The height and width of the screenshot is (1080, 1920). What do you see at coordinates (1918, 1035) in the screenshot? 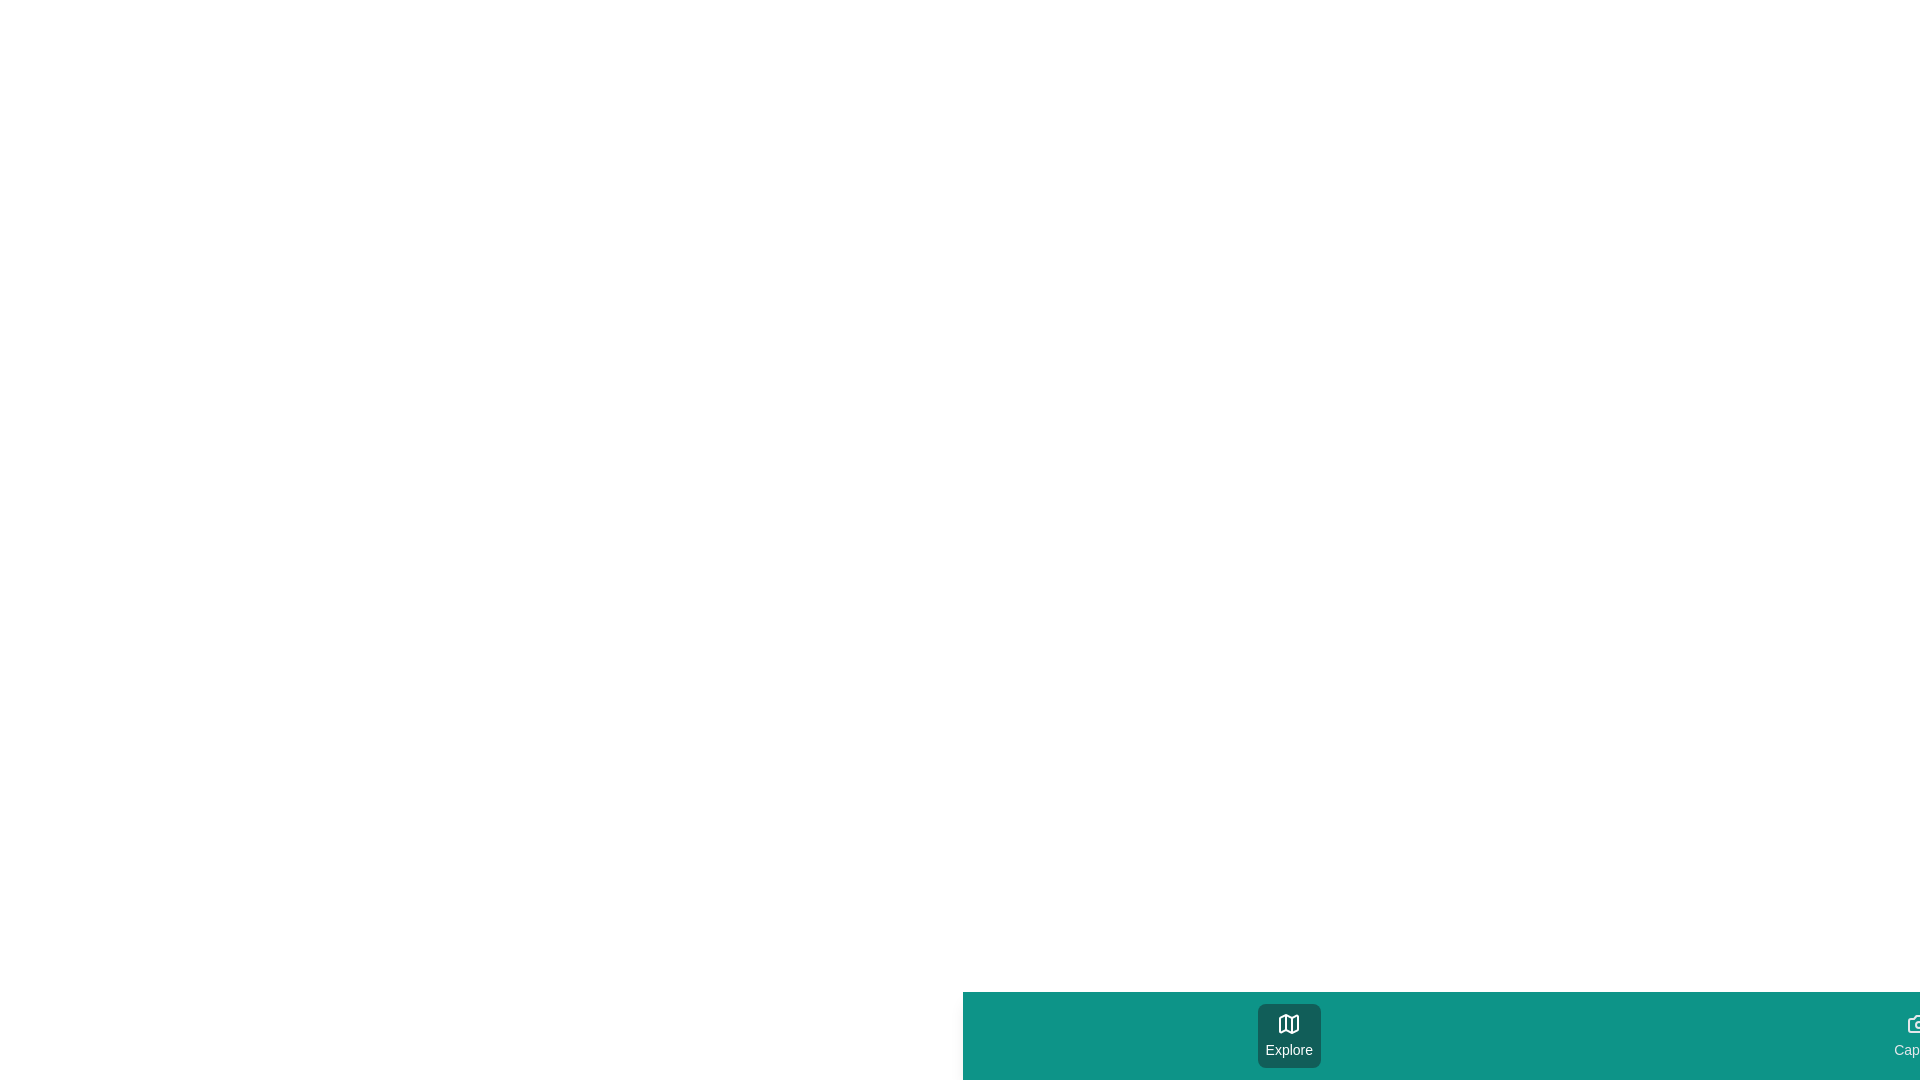
I see `the tab labeled Capture by clicking on its button` at bounding box center [1918, 1035].